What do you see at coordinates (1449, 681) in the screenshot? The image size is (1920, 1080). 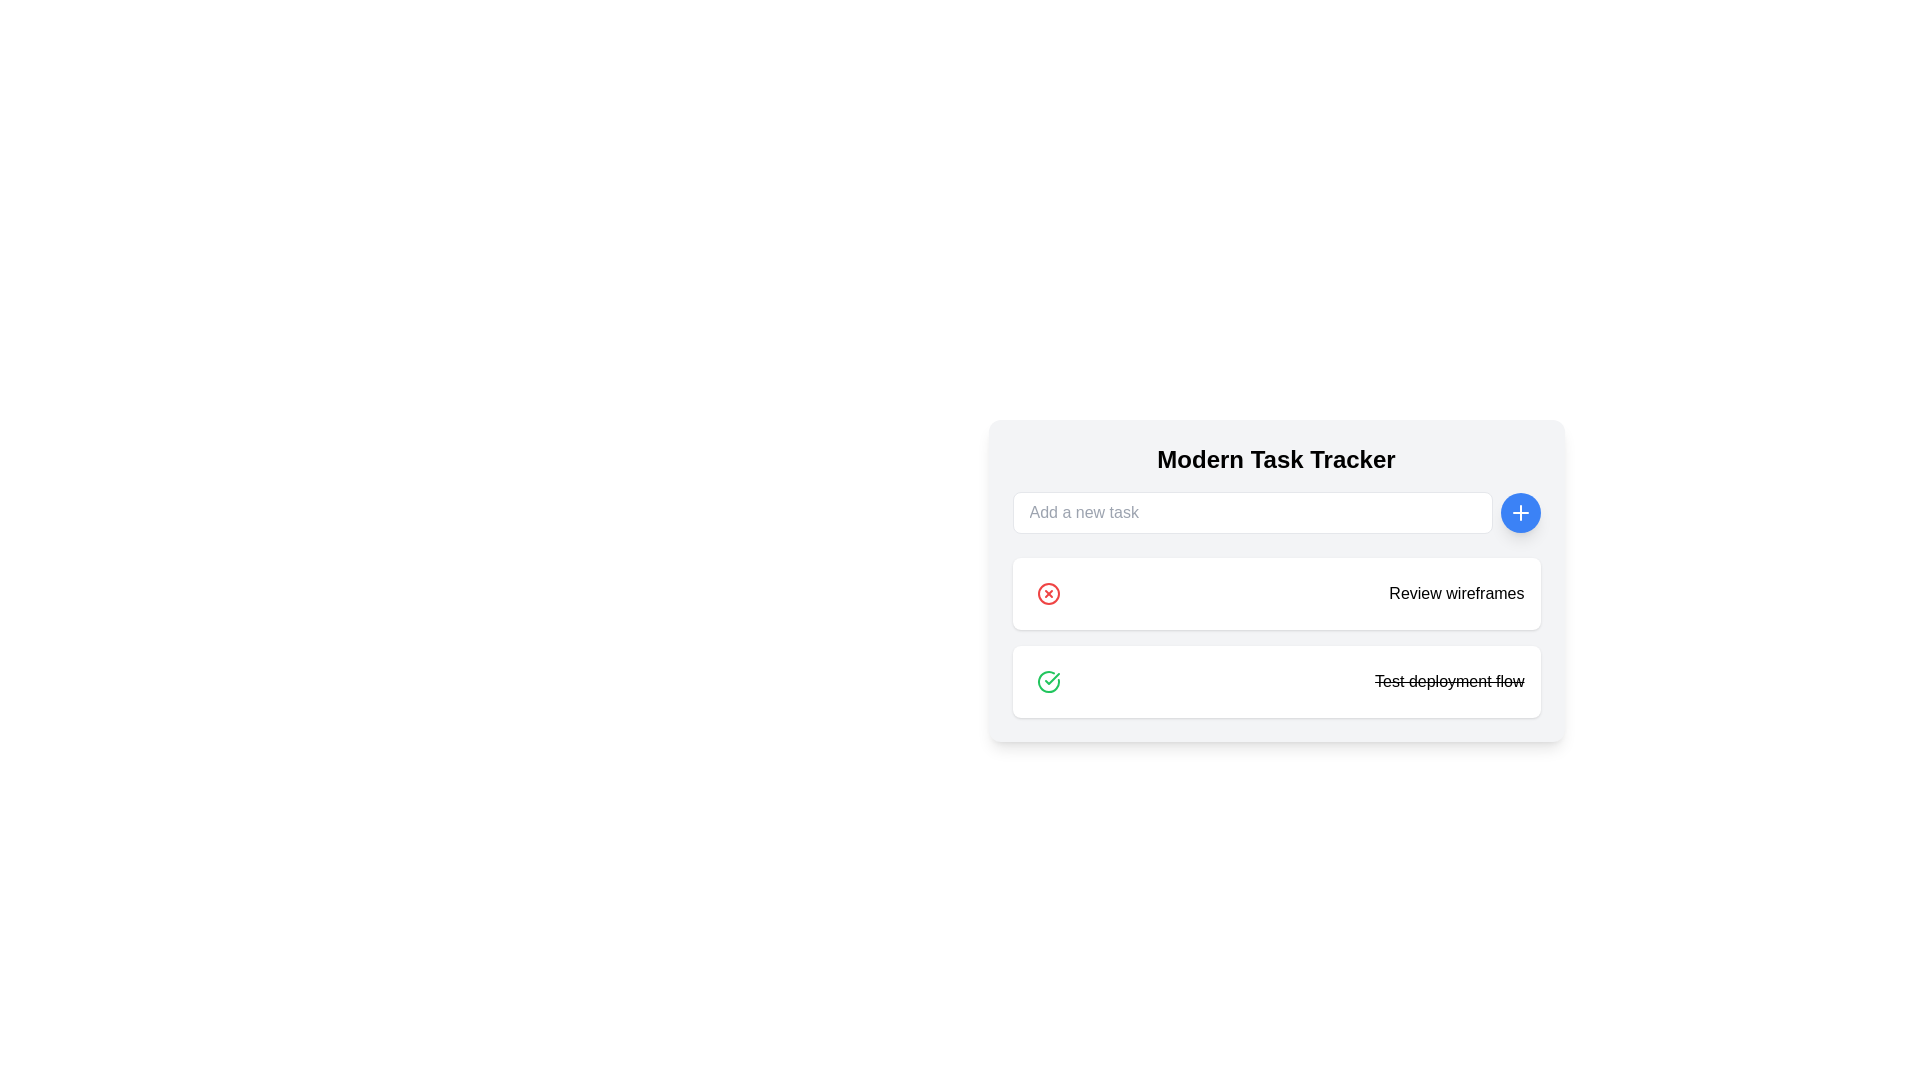 I see `the text label displaying 'Test deployment flow' for accessibility purposes` at bounding box center [1449, 681].